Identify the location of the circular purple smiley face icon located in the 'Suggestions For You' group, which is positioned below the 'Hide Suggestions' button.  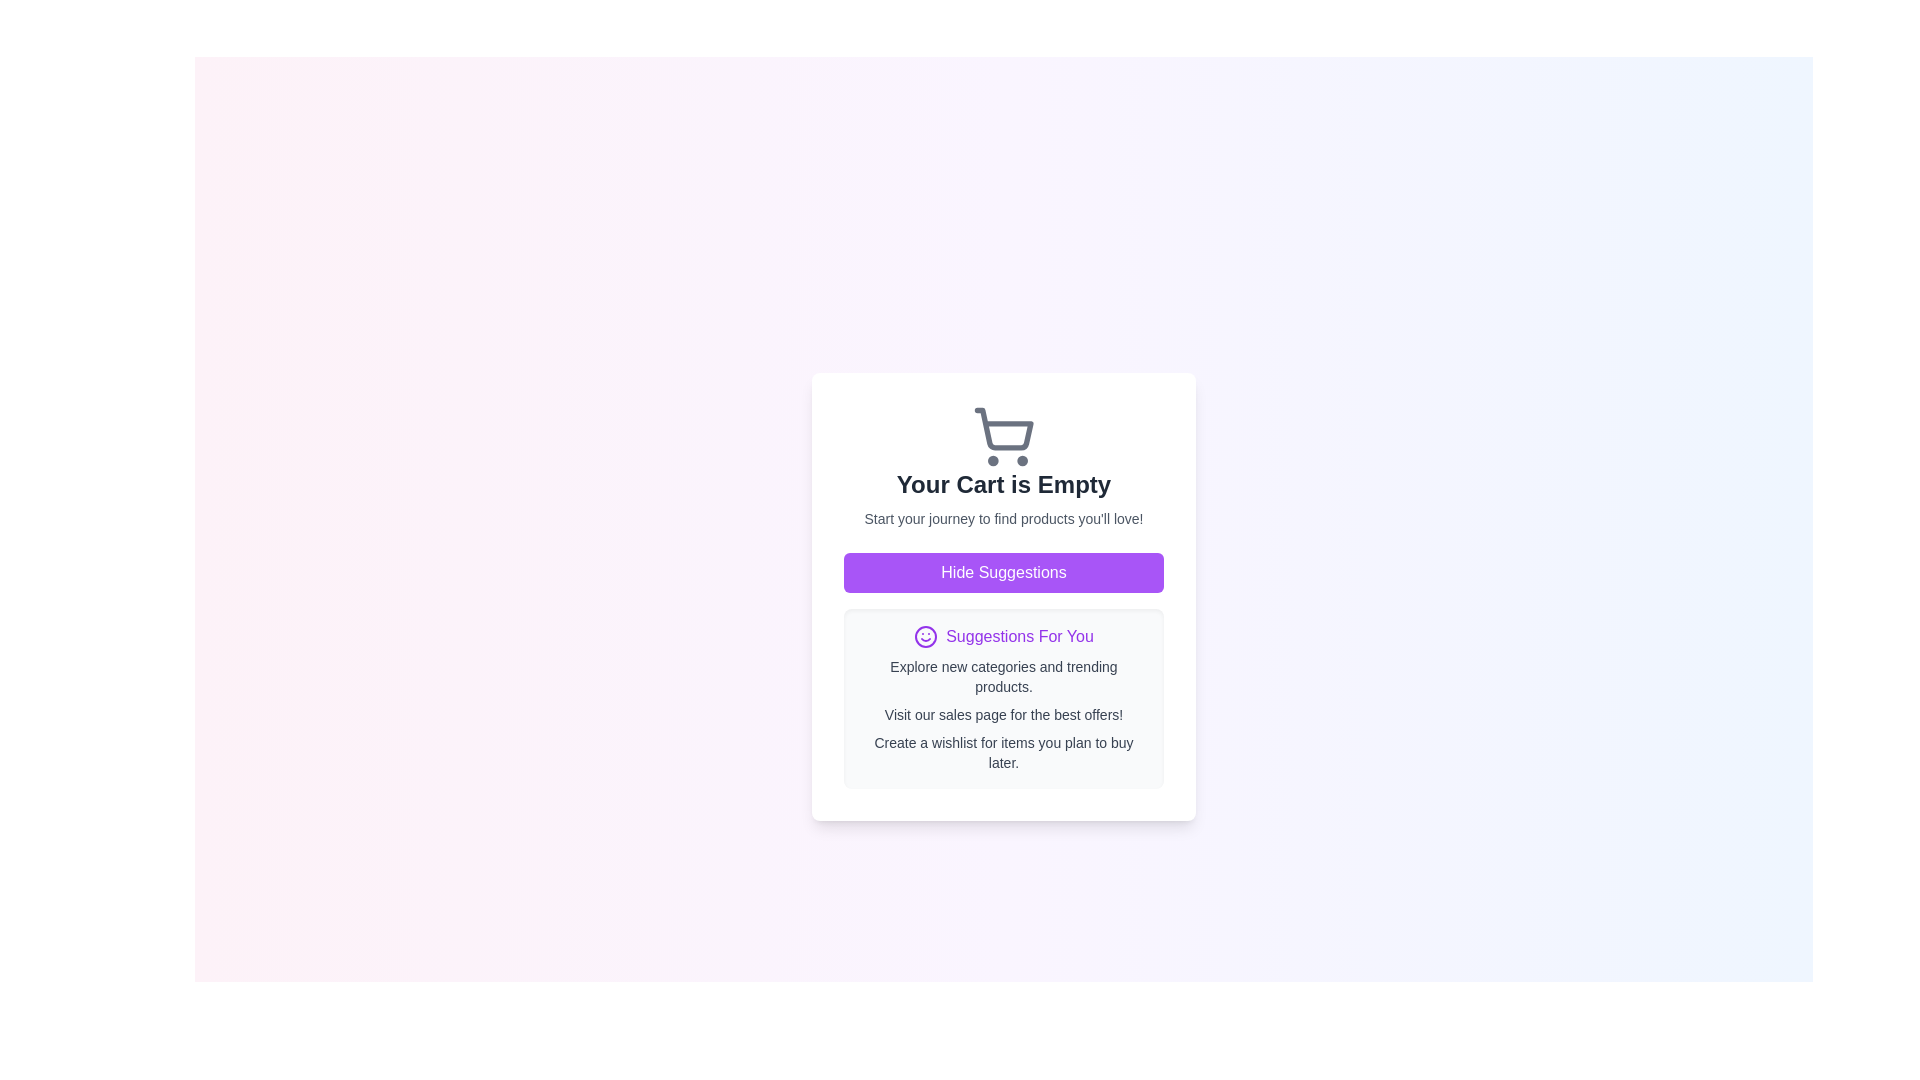
(925, 636).